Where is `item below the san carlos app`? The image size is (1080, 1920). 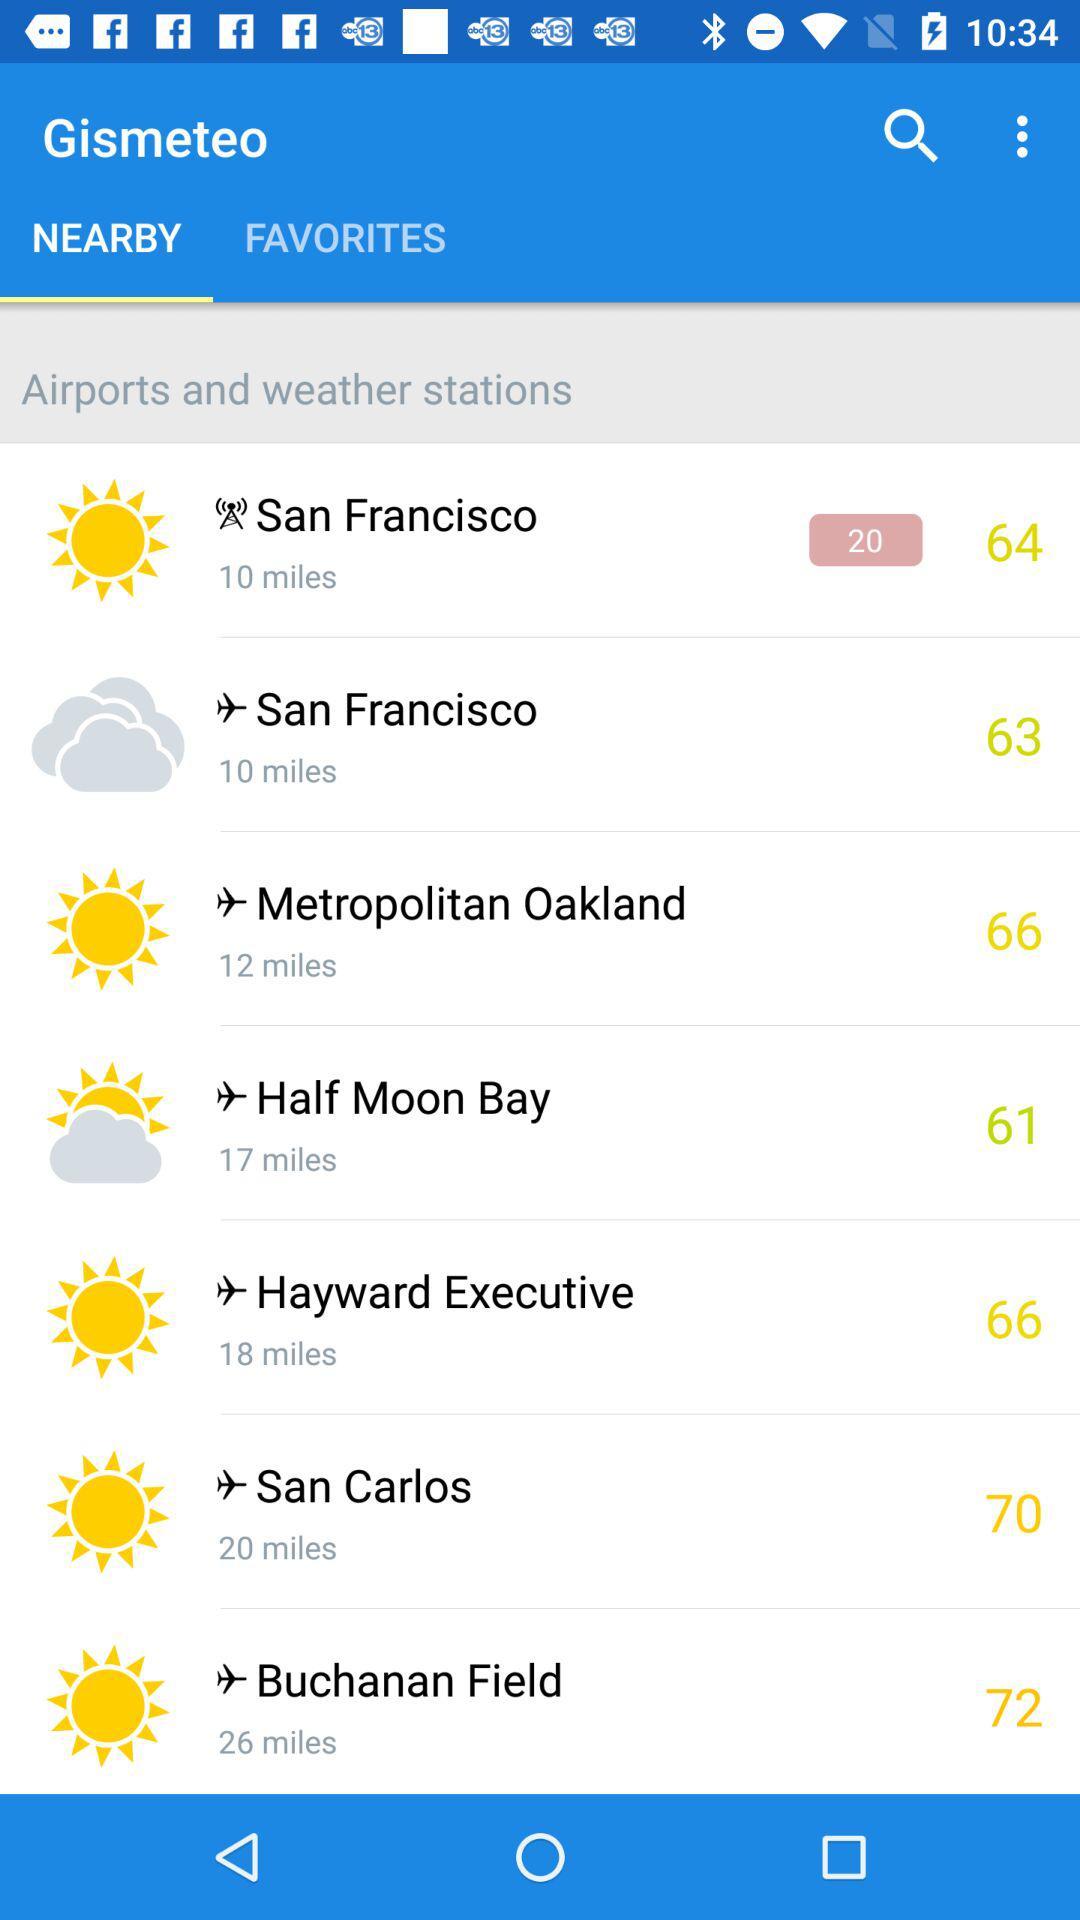 item below the san carlos app is located at coordinates (568, 1545).